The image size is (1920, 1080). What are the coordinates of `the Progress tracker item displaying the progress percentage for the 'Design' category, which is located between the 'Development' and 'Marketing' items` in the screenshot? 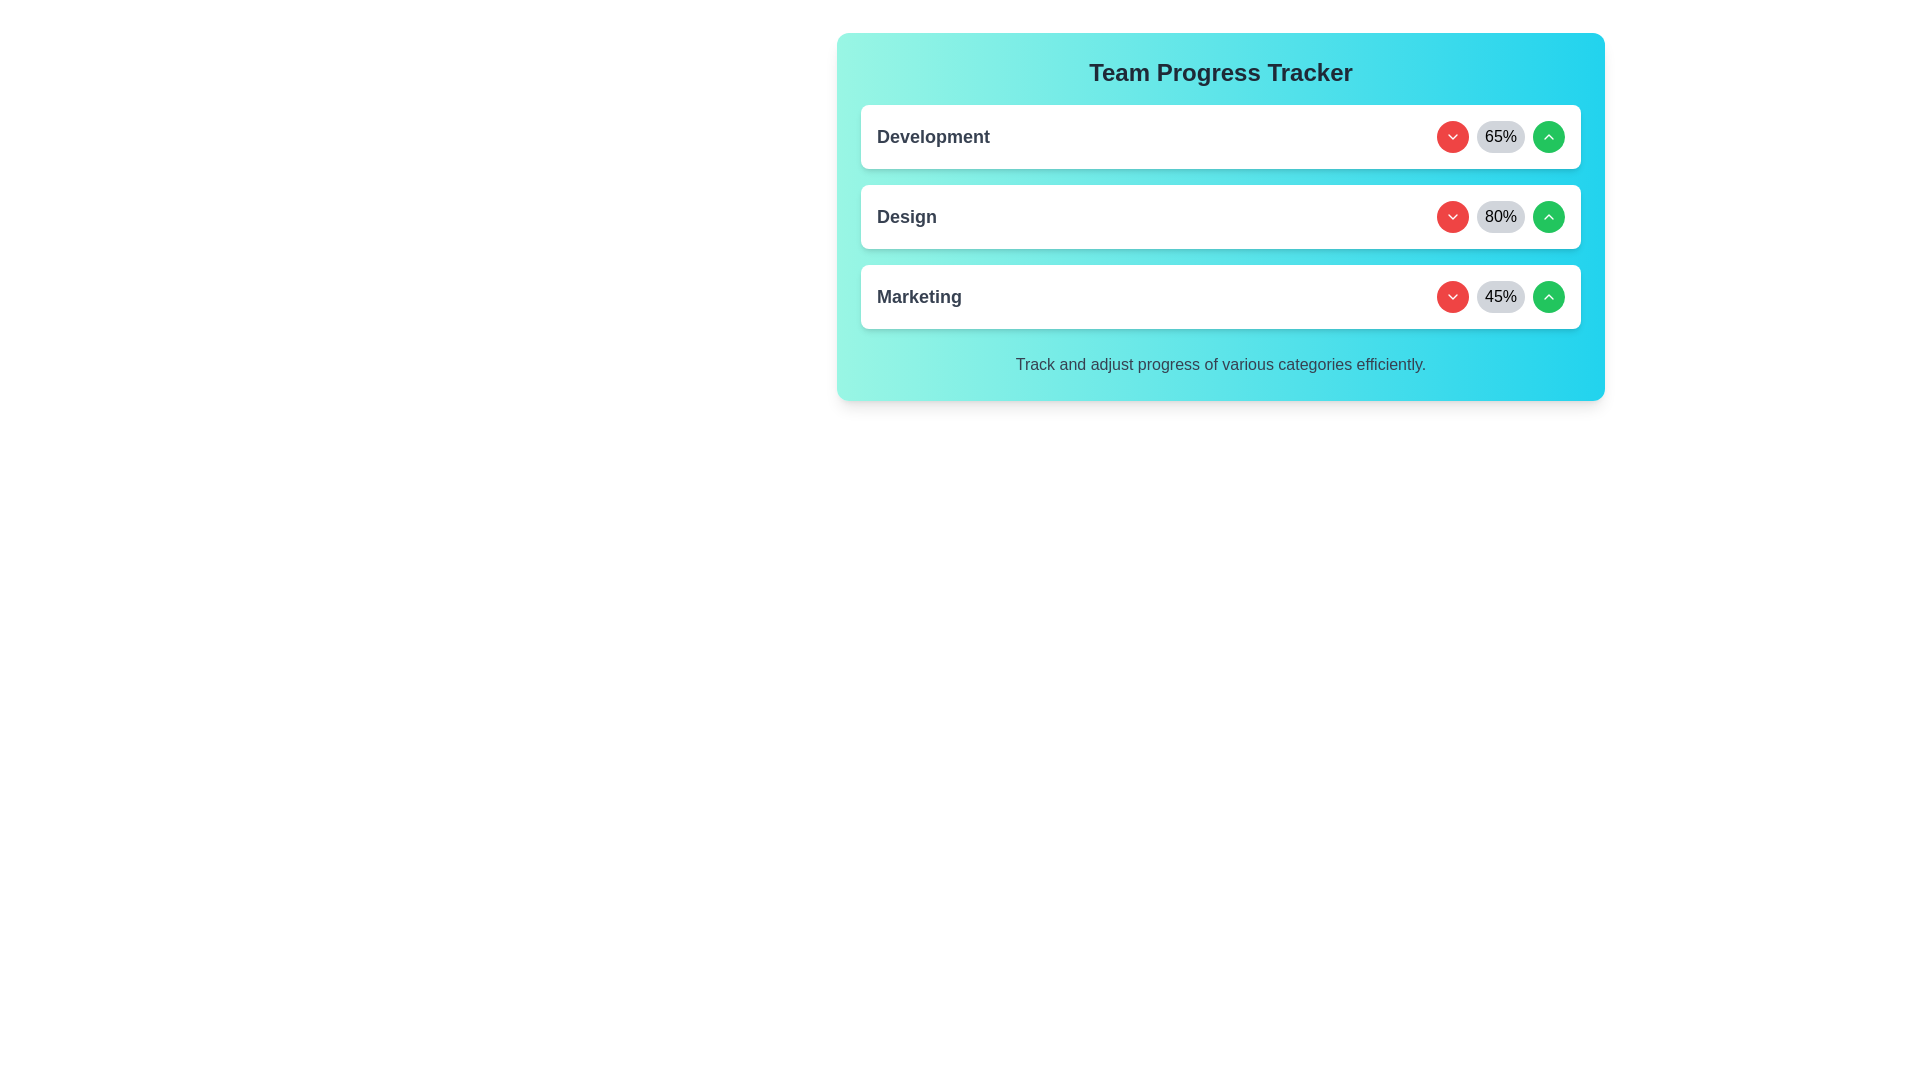 It's located at (1219, 216).